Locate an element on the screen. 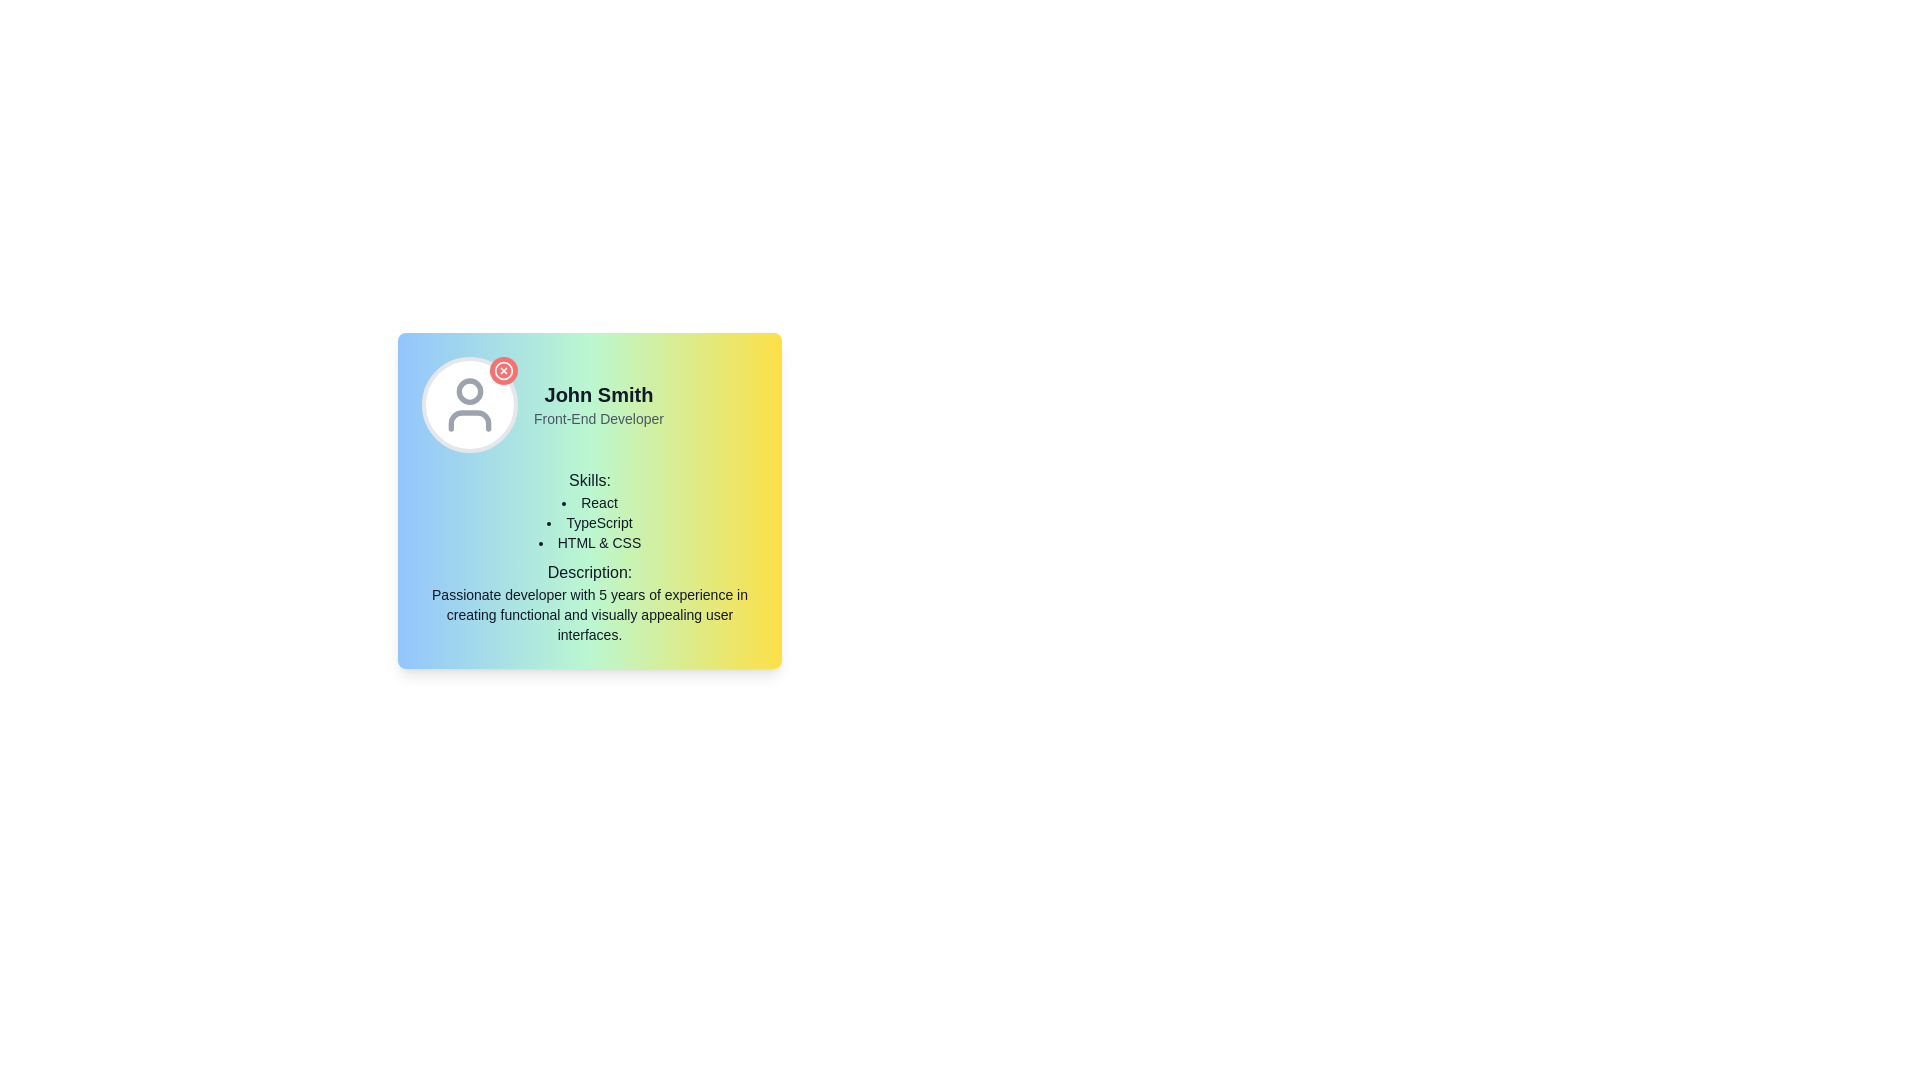 The width and height of the screenshot is (1920, 1080). the lower body segment of the user icon graphic, which symbolizes the user's profile visually is located at coordinates (469, 419).